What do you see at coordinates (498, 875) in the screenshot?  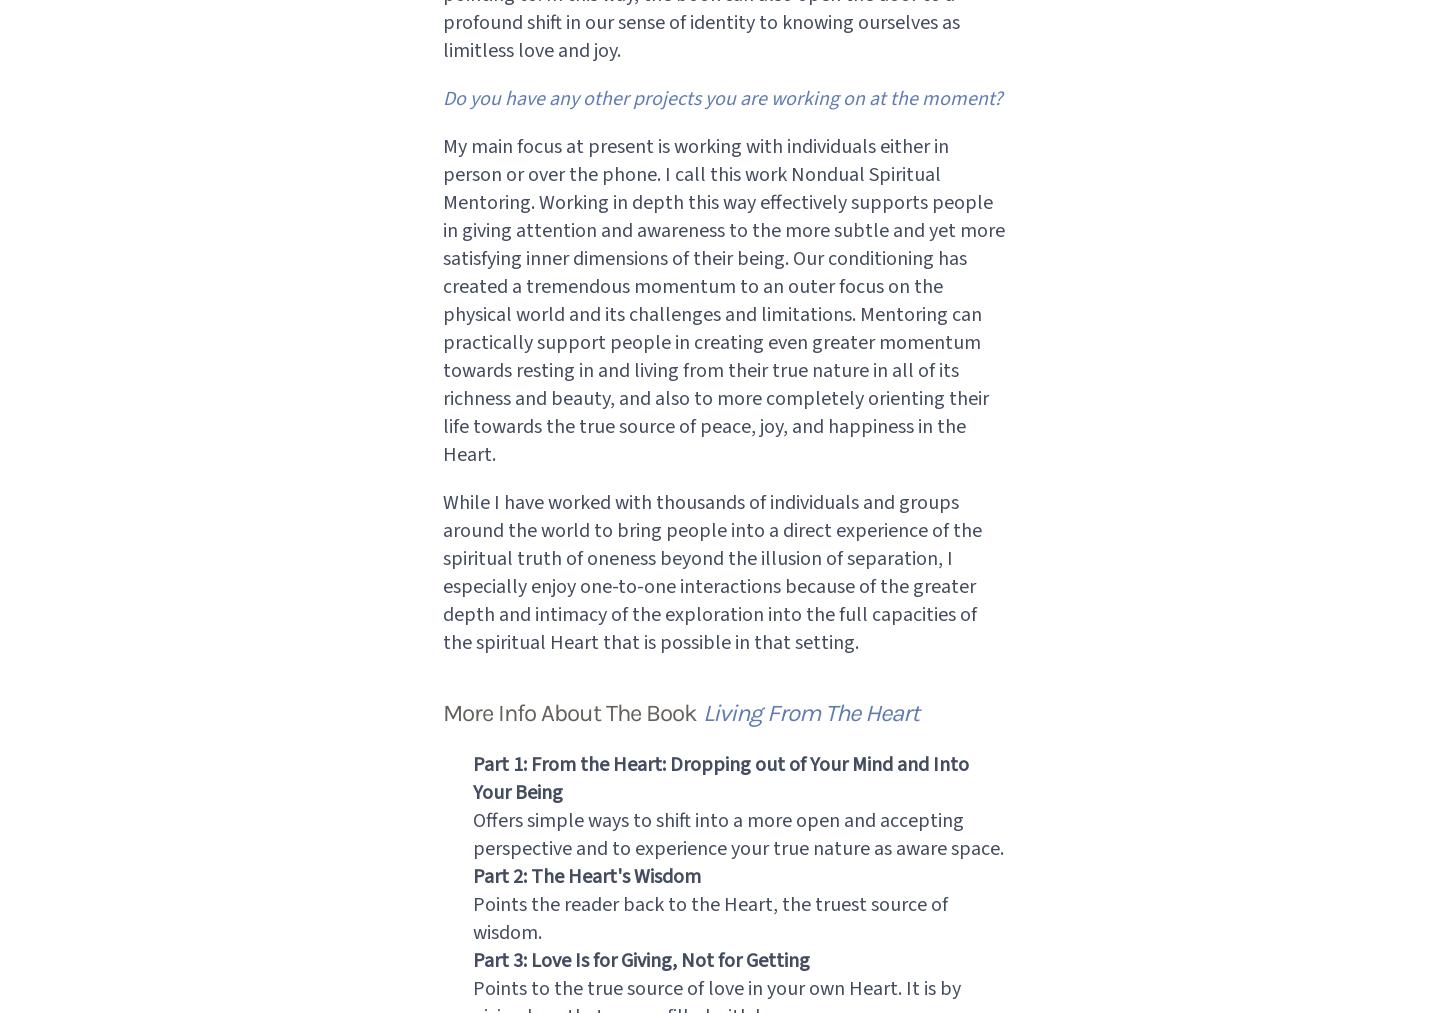 I see `'Part 2:'` at bounding box center [498, 875].